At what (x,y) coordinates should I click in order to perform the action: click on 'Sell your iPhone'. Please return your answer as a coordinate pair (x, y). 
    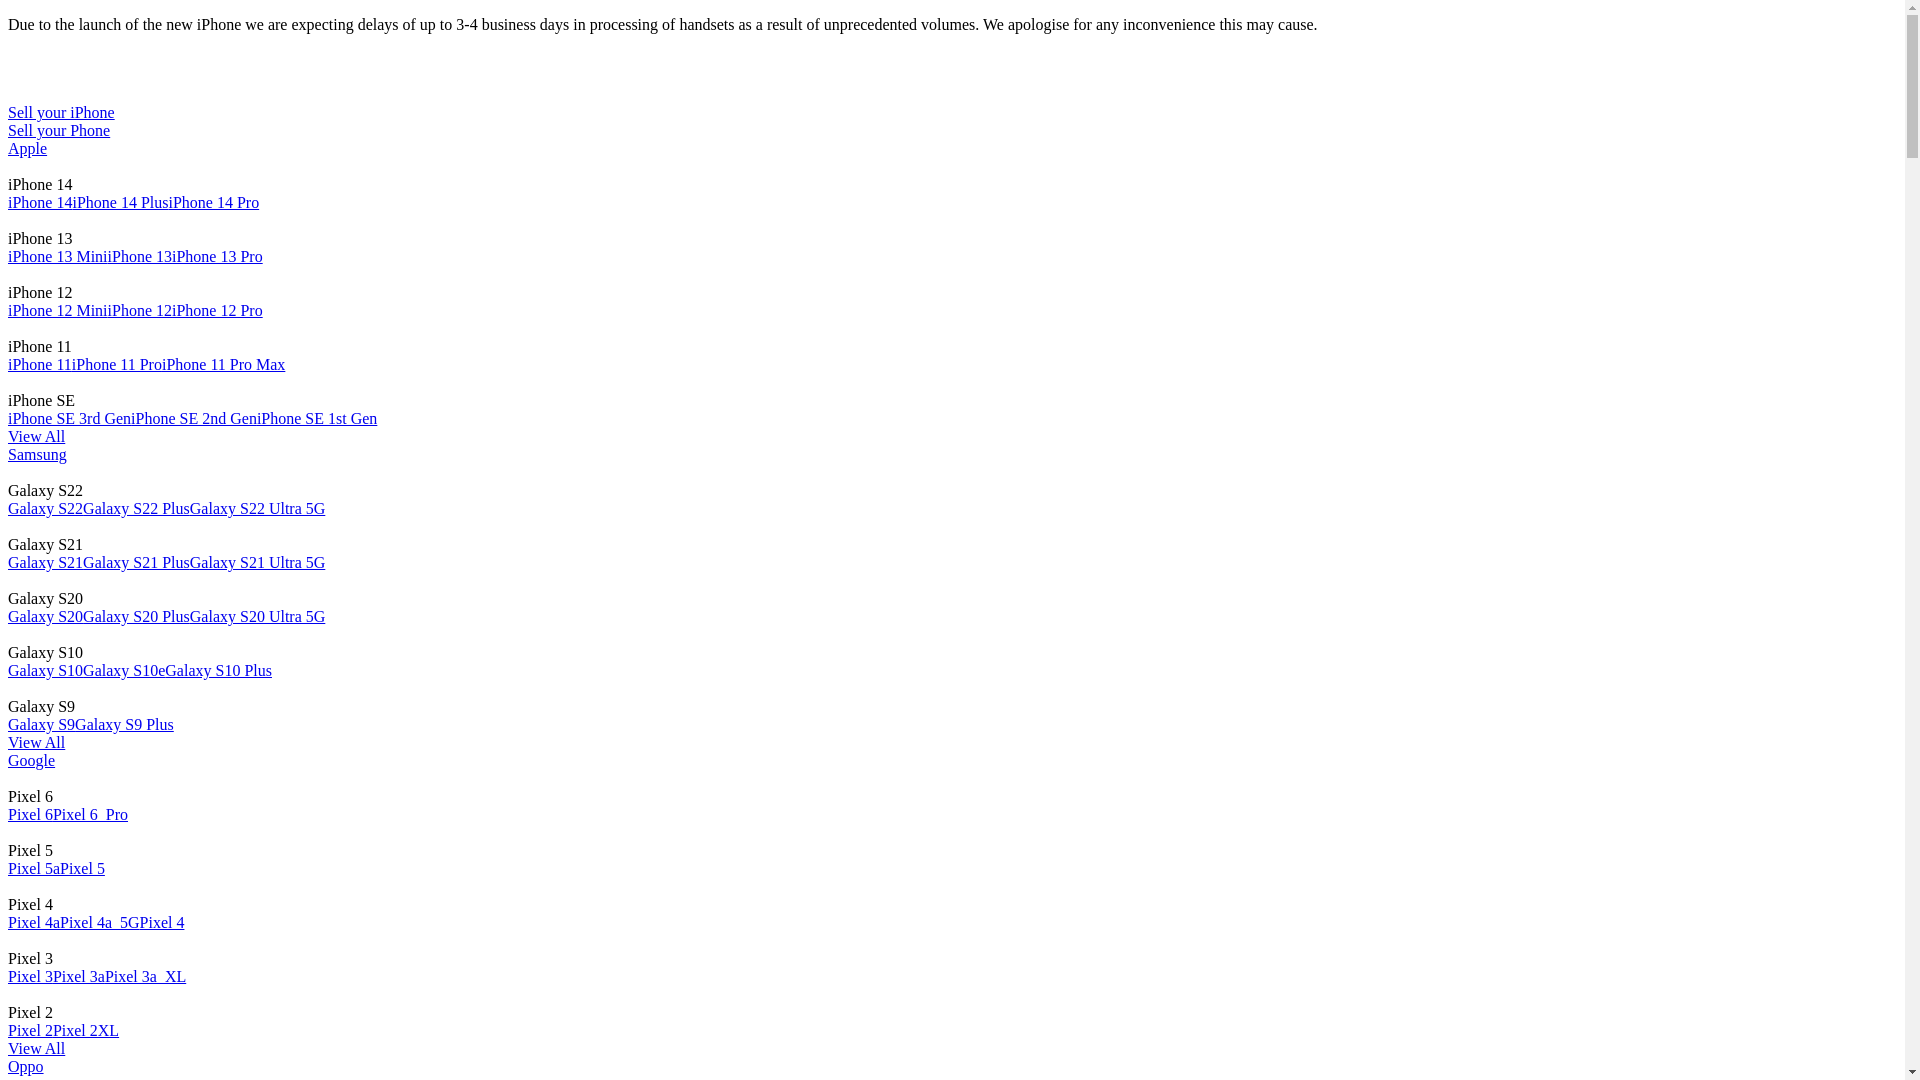
    Looking at the image, I should click on (61, 112).